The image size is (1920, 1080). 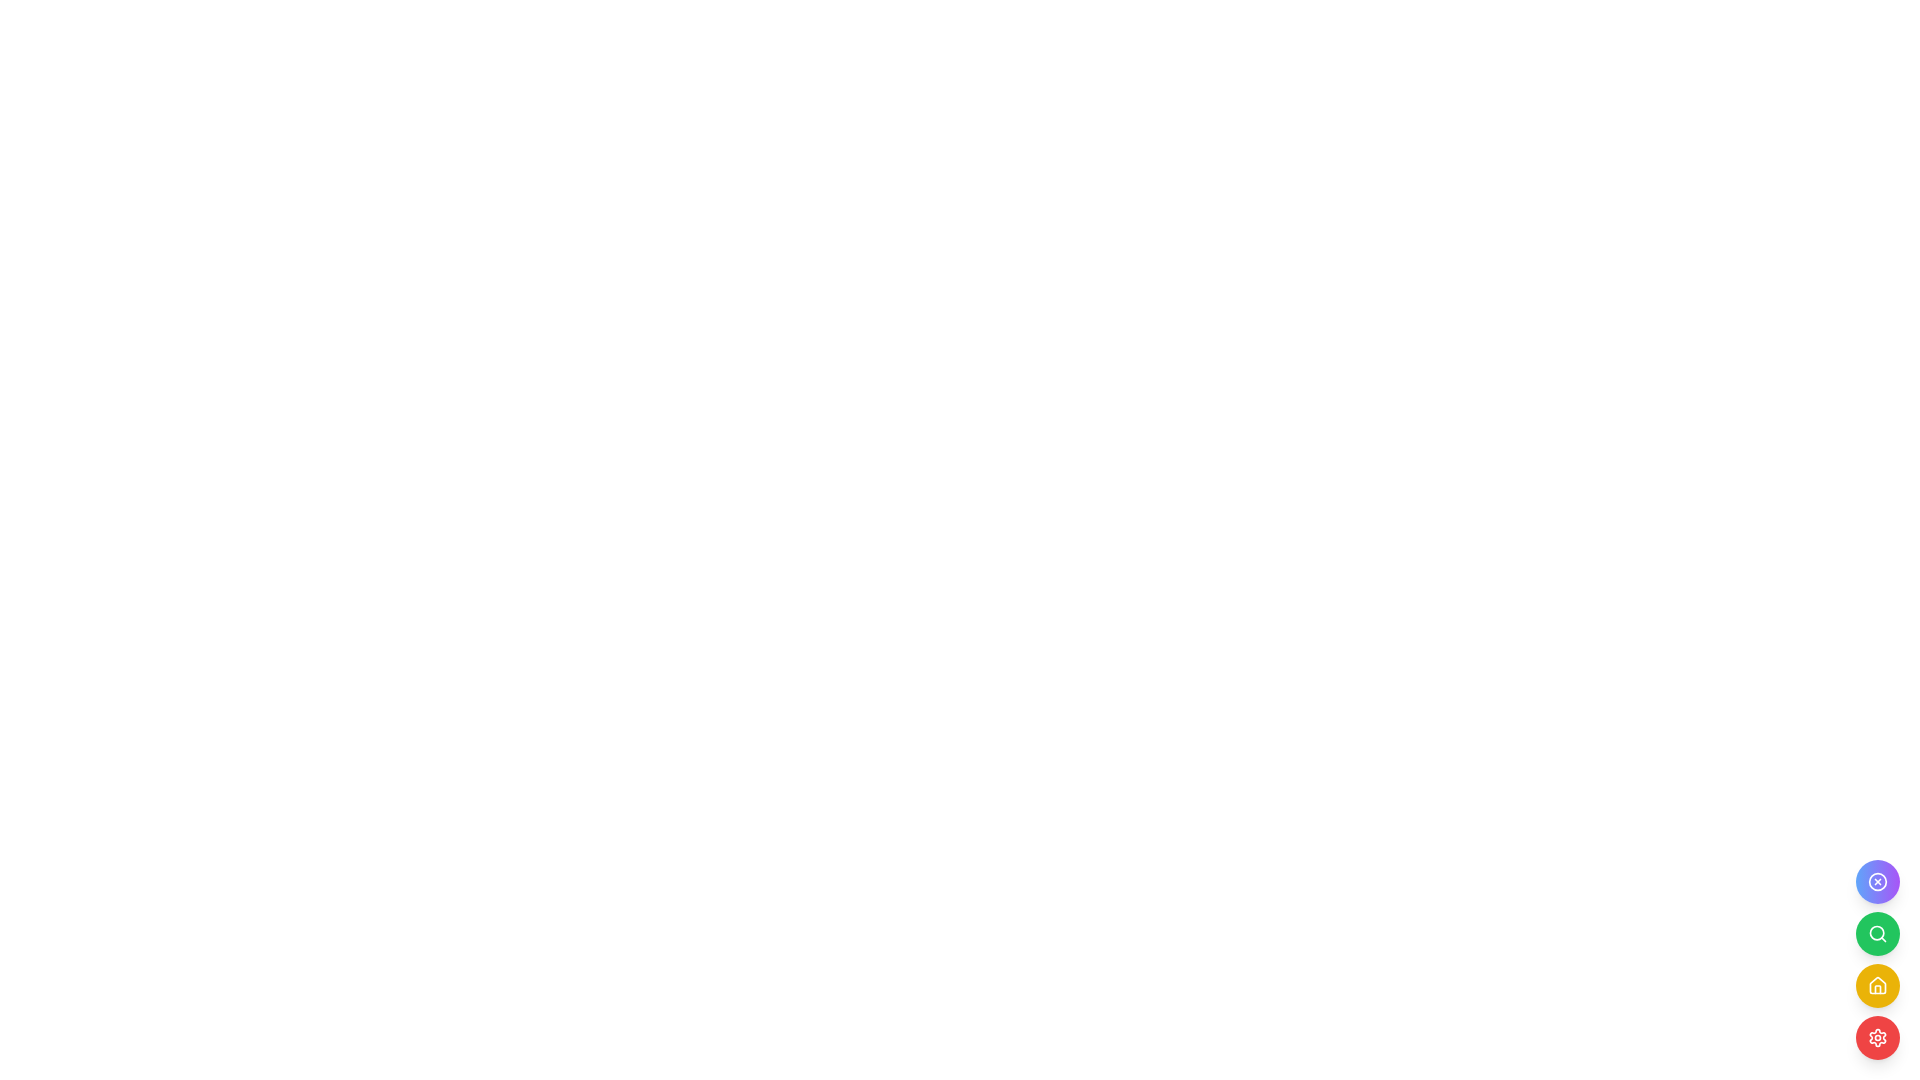 What do you see at coordinates (1876, 983) in the screenshot?
I see `the 'Home' icon located at the bottom of the vertically aligned series of icons on the right side of the interface` at bounding box center [1876, 983].